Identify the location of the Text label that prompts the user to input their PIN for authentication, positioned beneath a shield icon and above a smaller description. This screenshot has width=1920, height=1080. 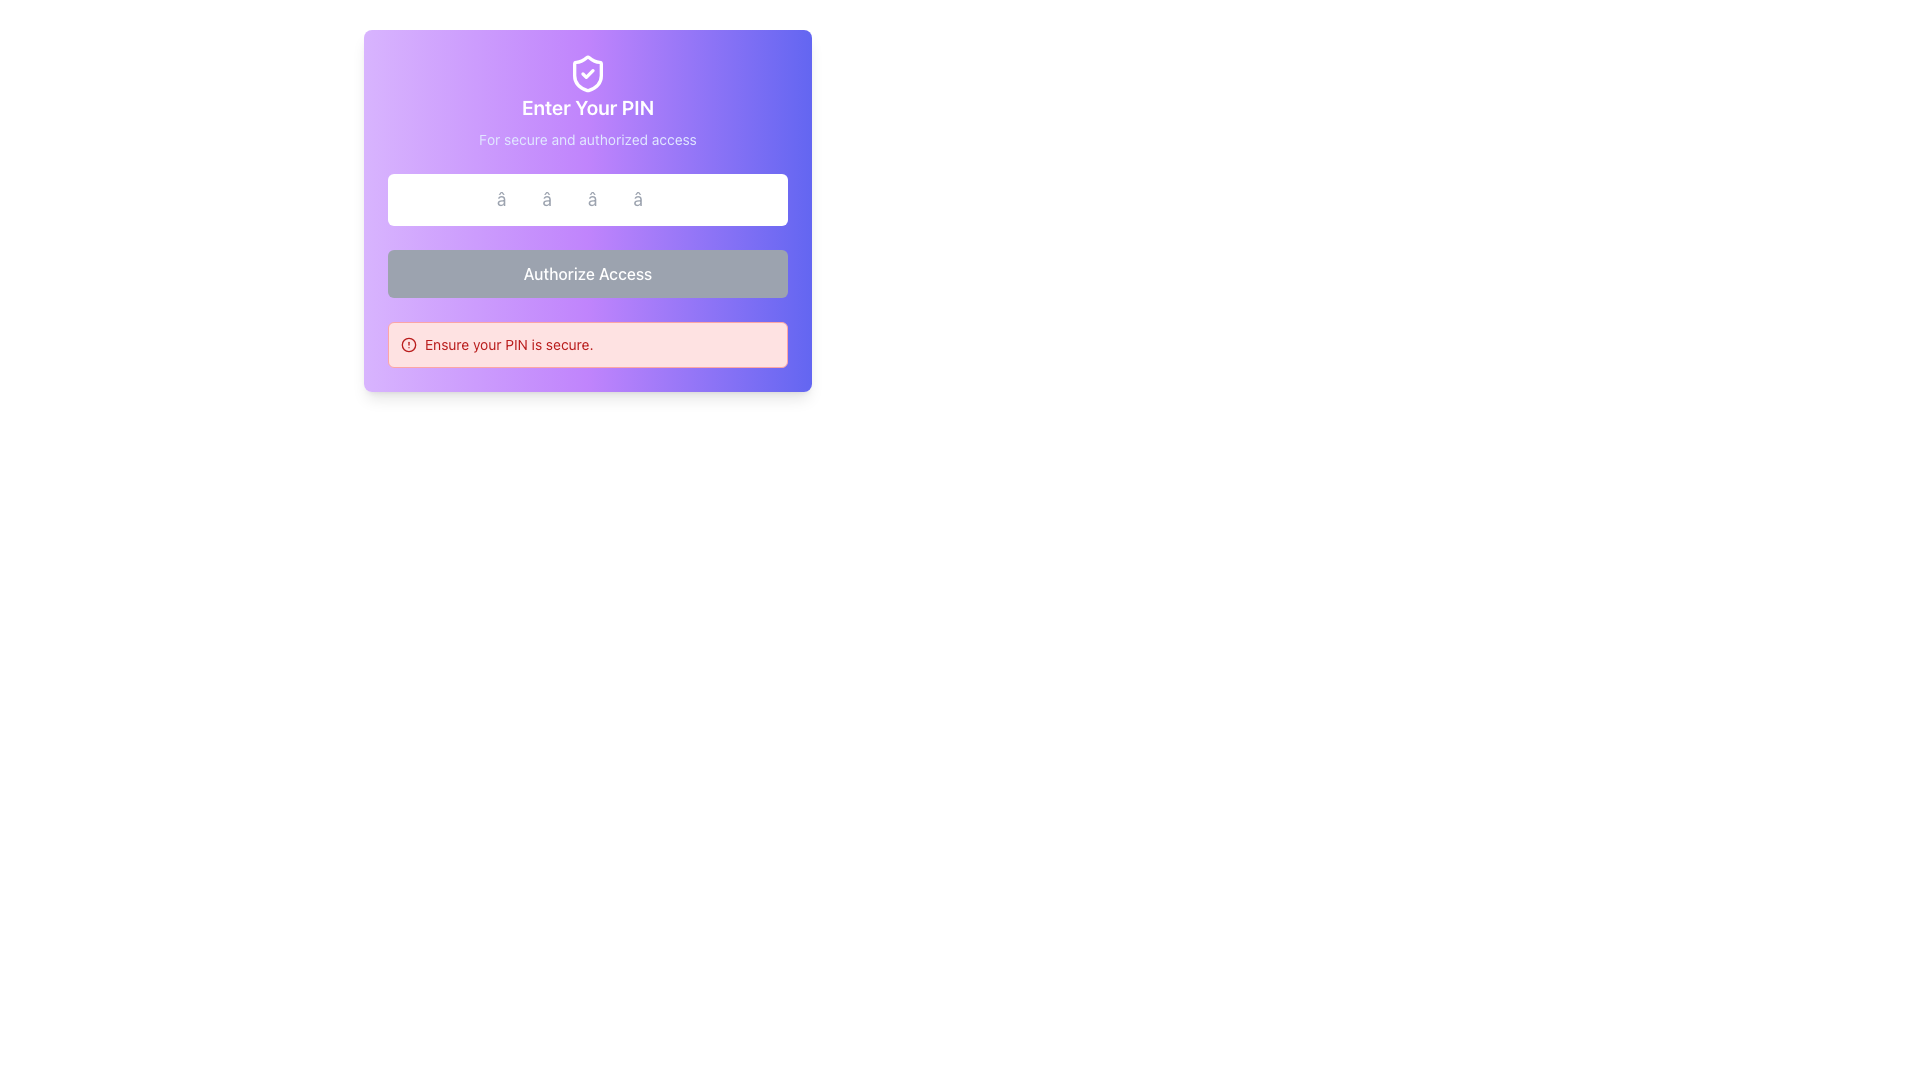
(587, 108).